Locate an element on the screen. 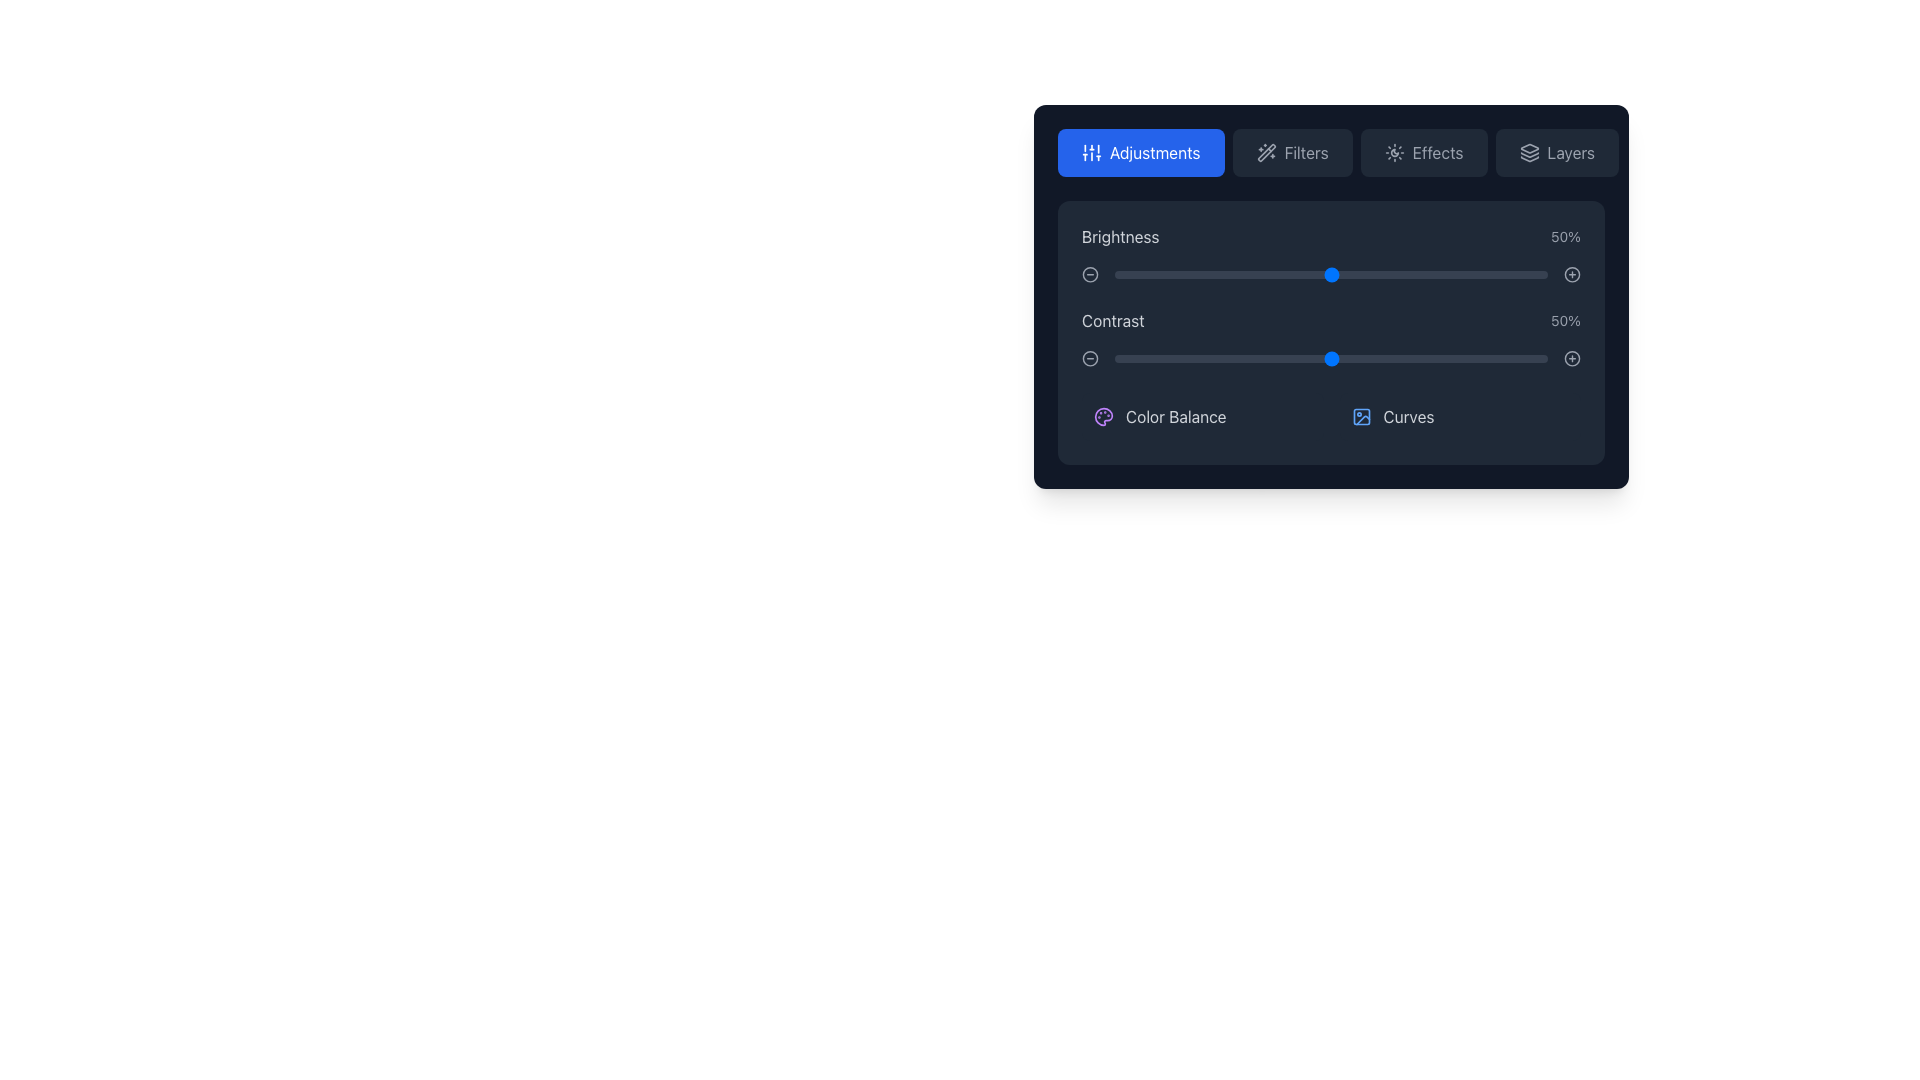 The width and height of the screenshot is (1920, 1080). the 'Layers' icon, which is a concise icon resembling stacked layers or sheets with thin white outlines on a dark gray background is located at coordinates (1528, 152).